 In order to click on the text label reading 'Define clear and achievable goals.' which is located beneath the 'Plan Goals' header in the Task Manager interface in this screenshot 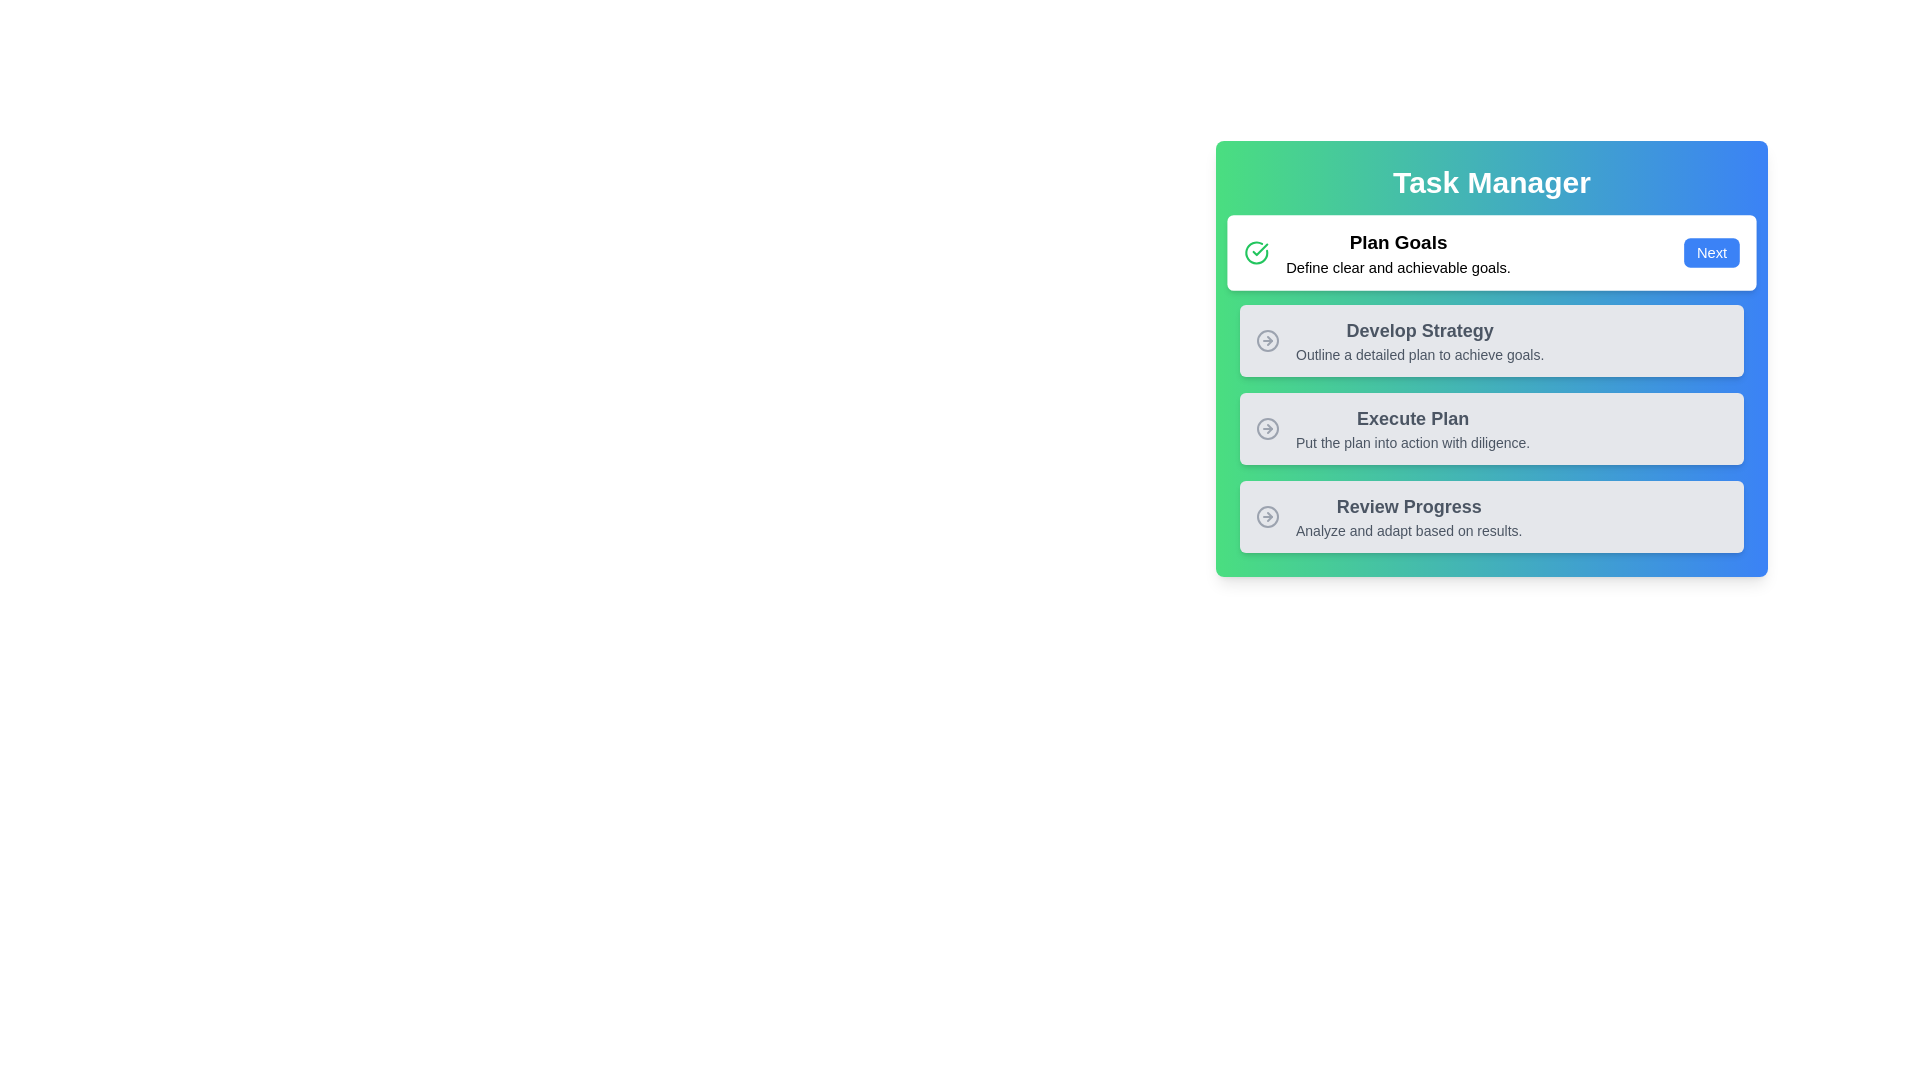, I will do `click(1397, 266)`.